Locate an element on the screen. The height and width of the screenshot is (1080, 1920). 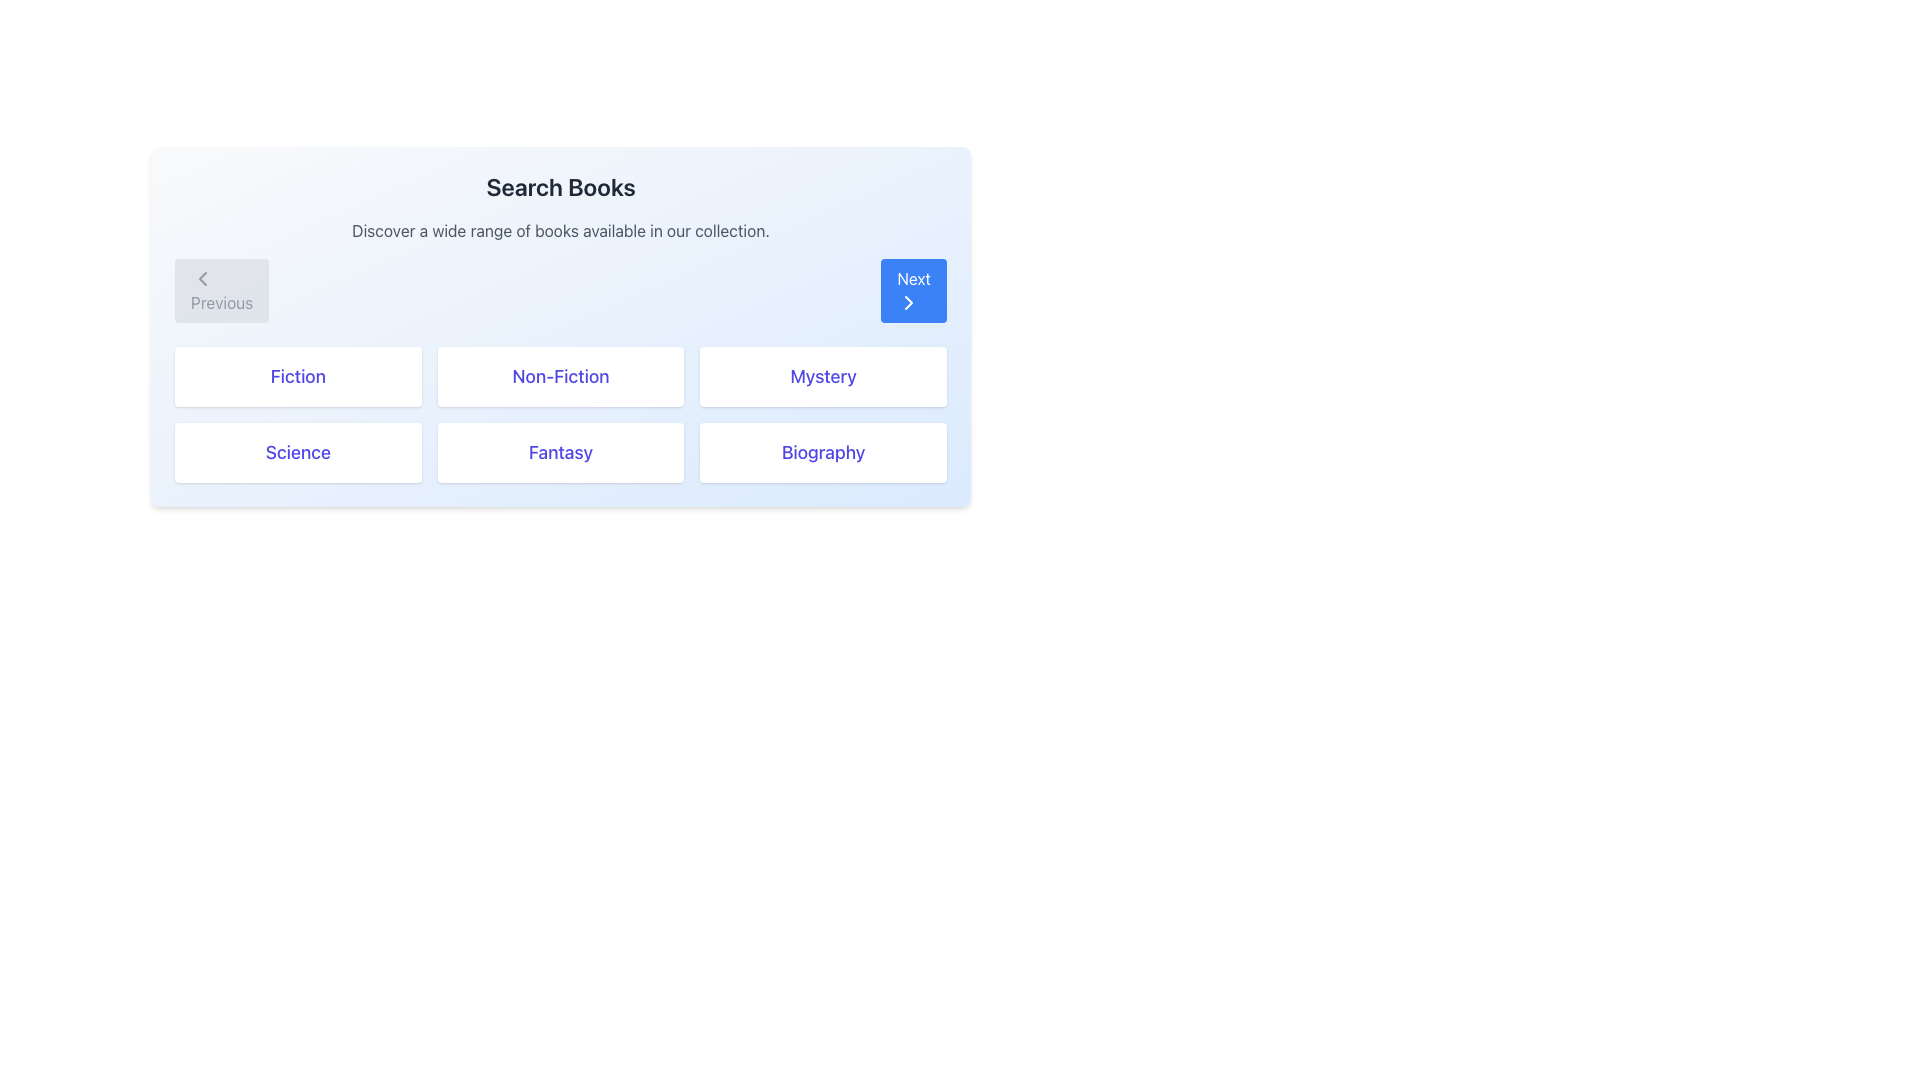
the 'Mystery' button, which is the third button in the first row of a 3x2 grid layout is located at coordinates (823, 377).